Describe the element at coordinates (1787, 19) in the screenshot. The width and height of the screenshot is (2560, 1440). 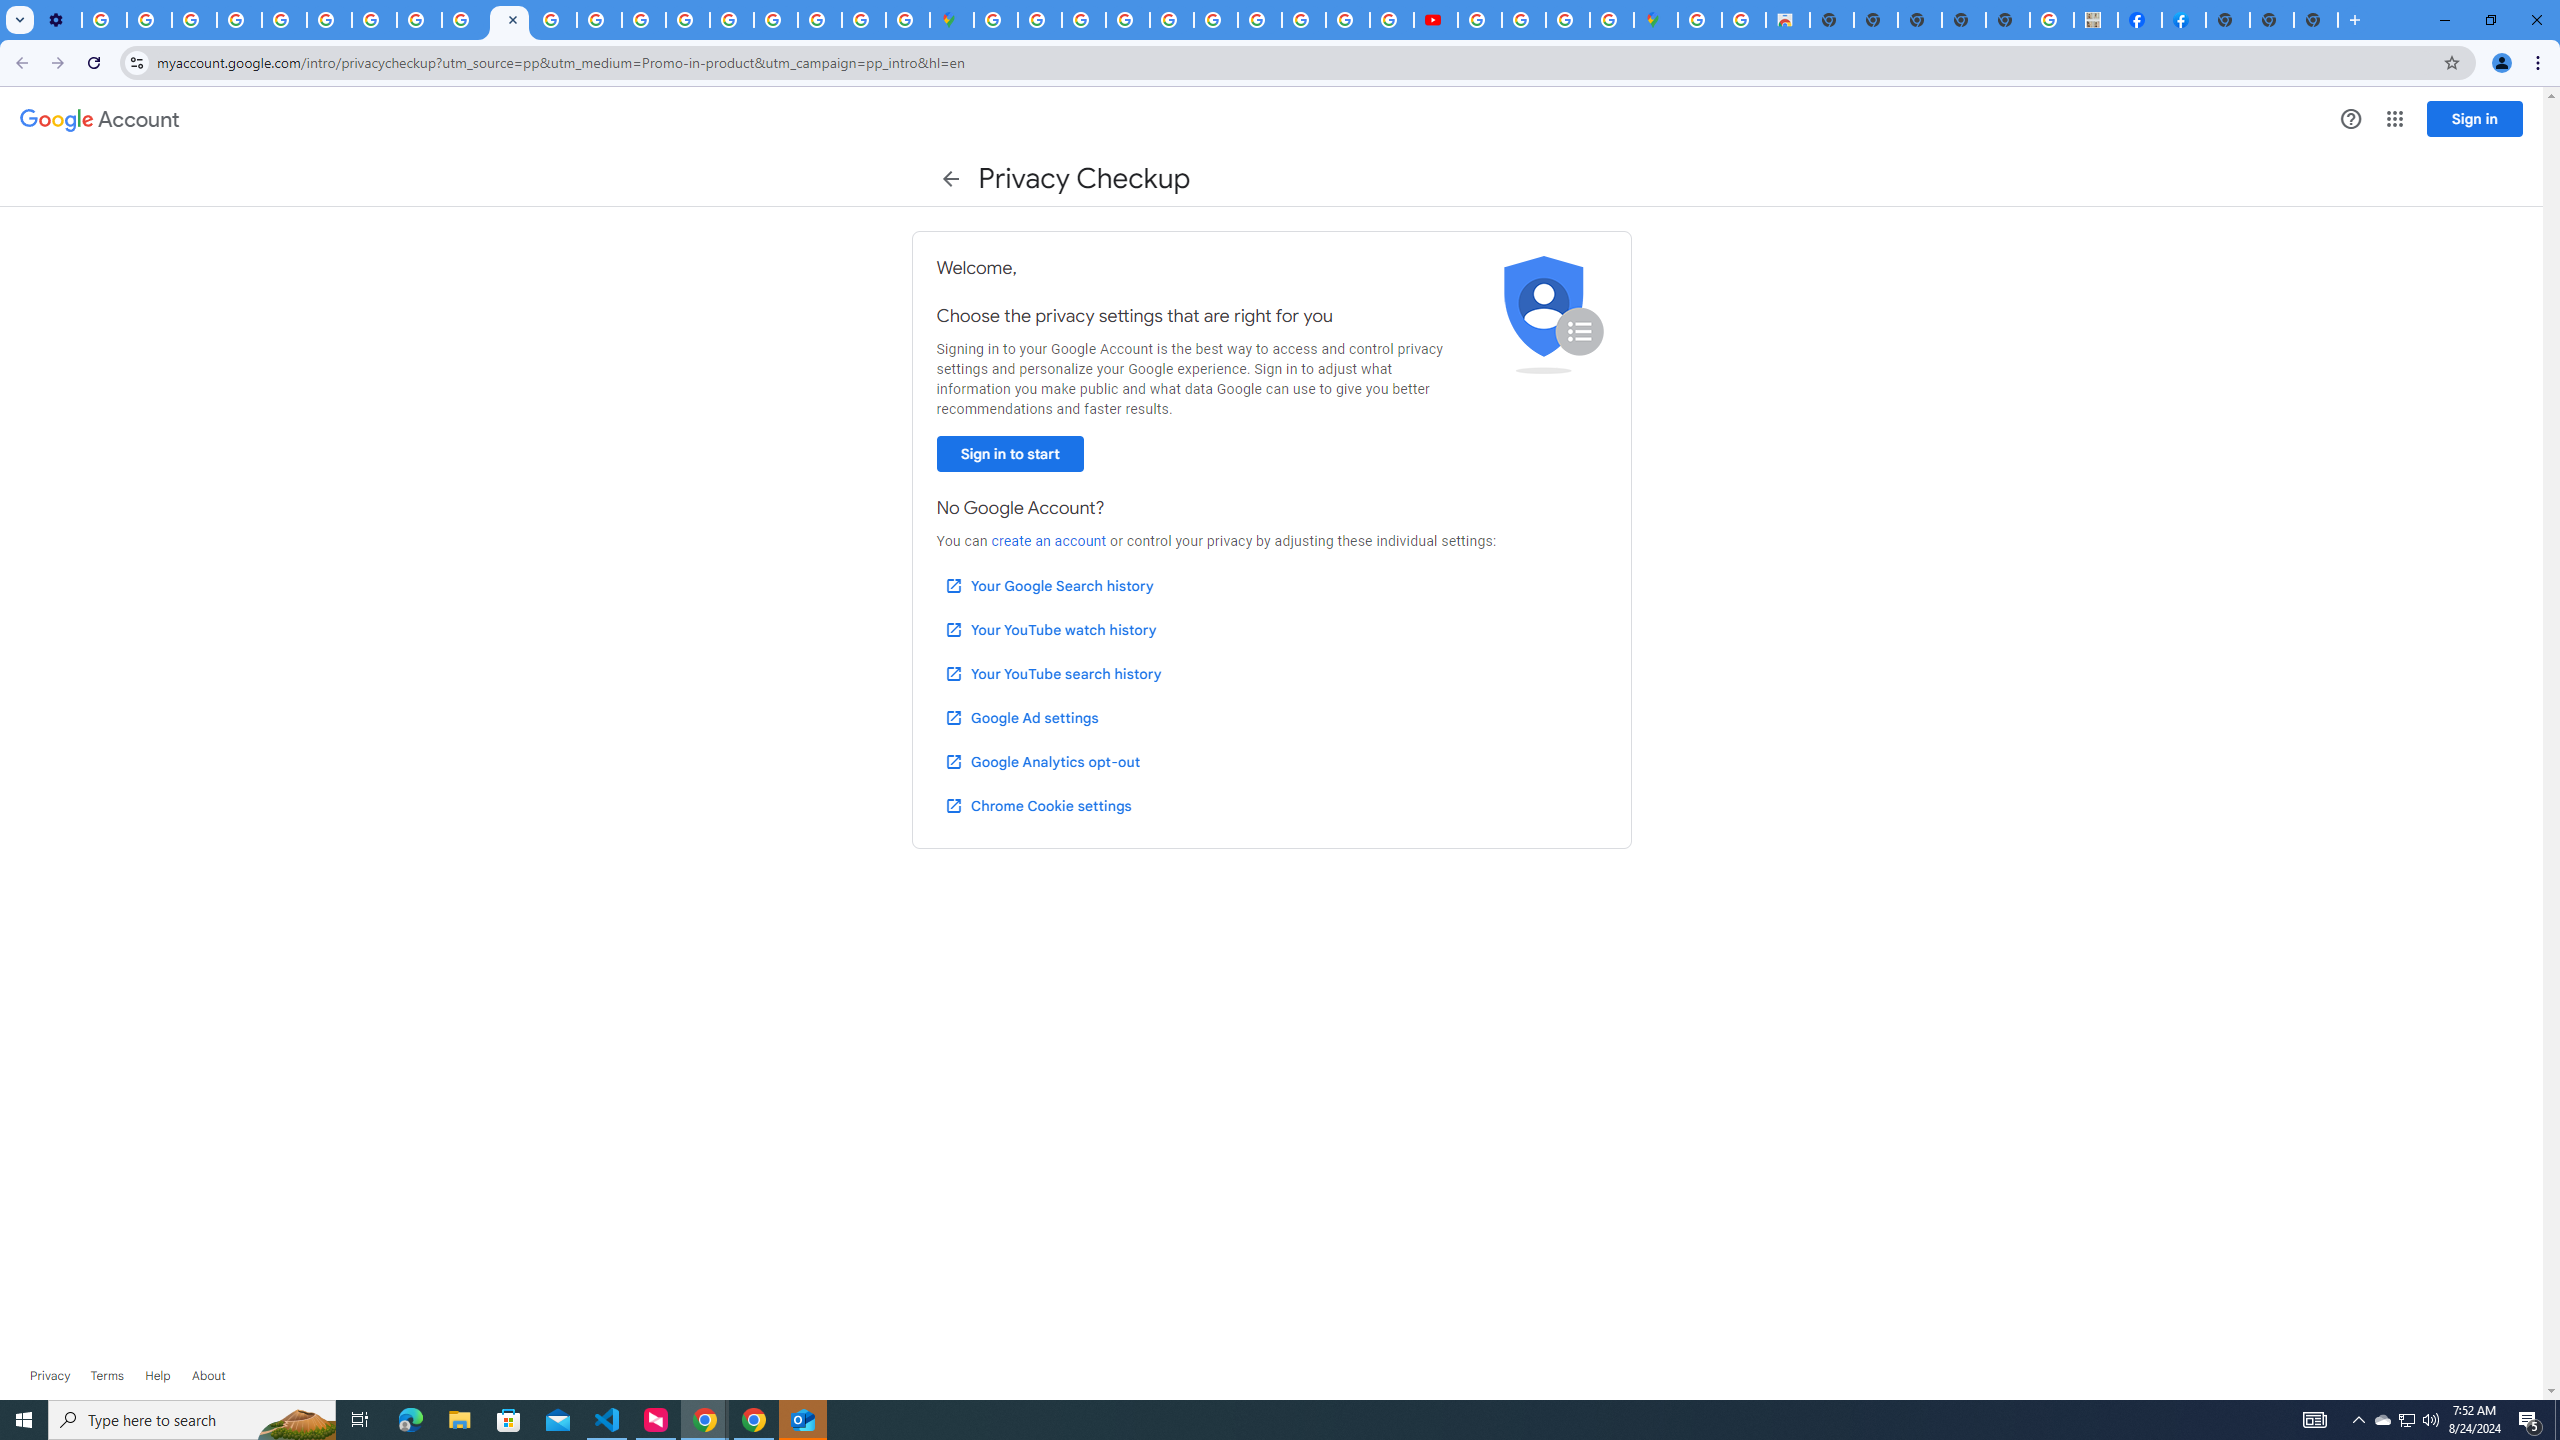
I see `'Chrome Web Store - Shopping'` at that location.